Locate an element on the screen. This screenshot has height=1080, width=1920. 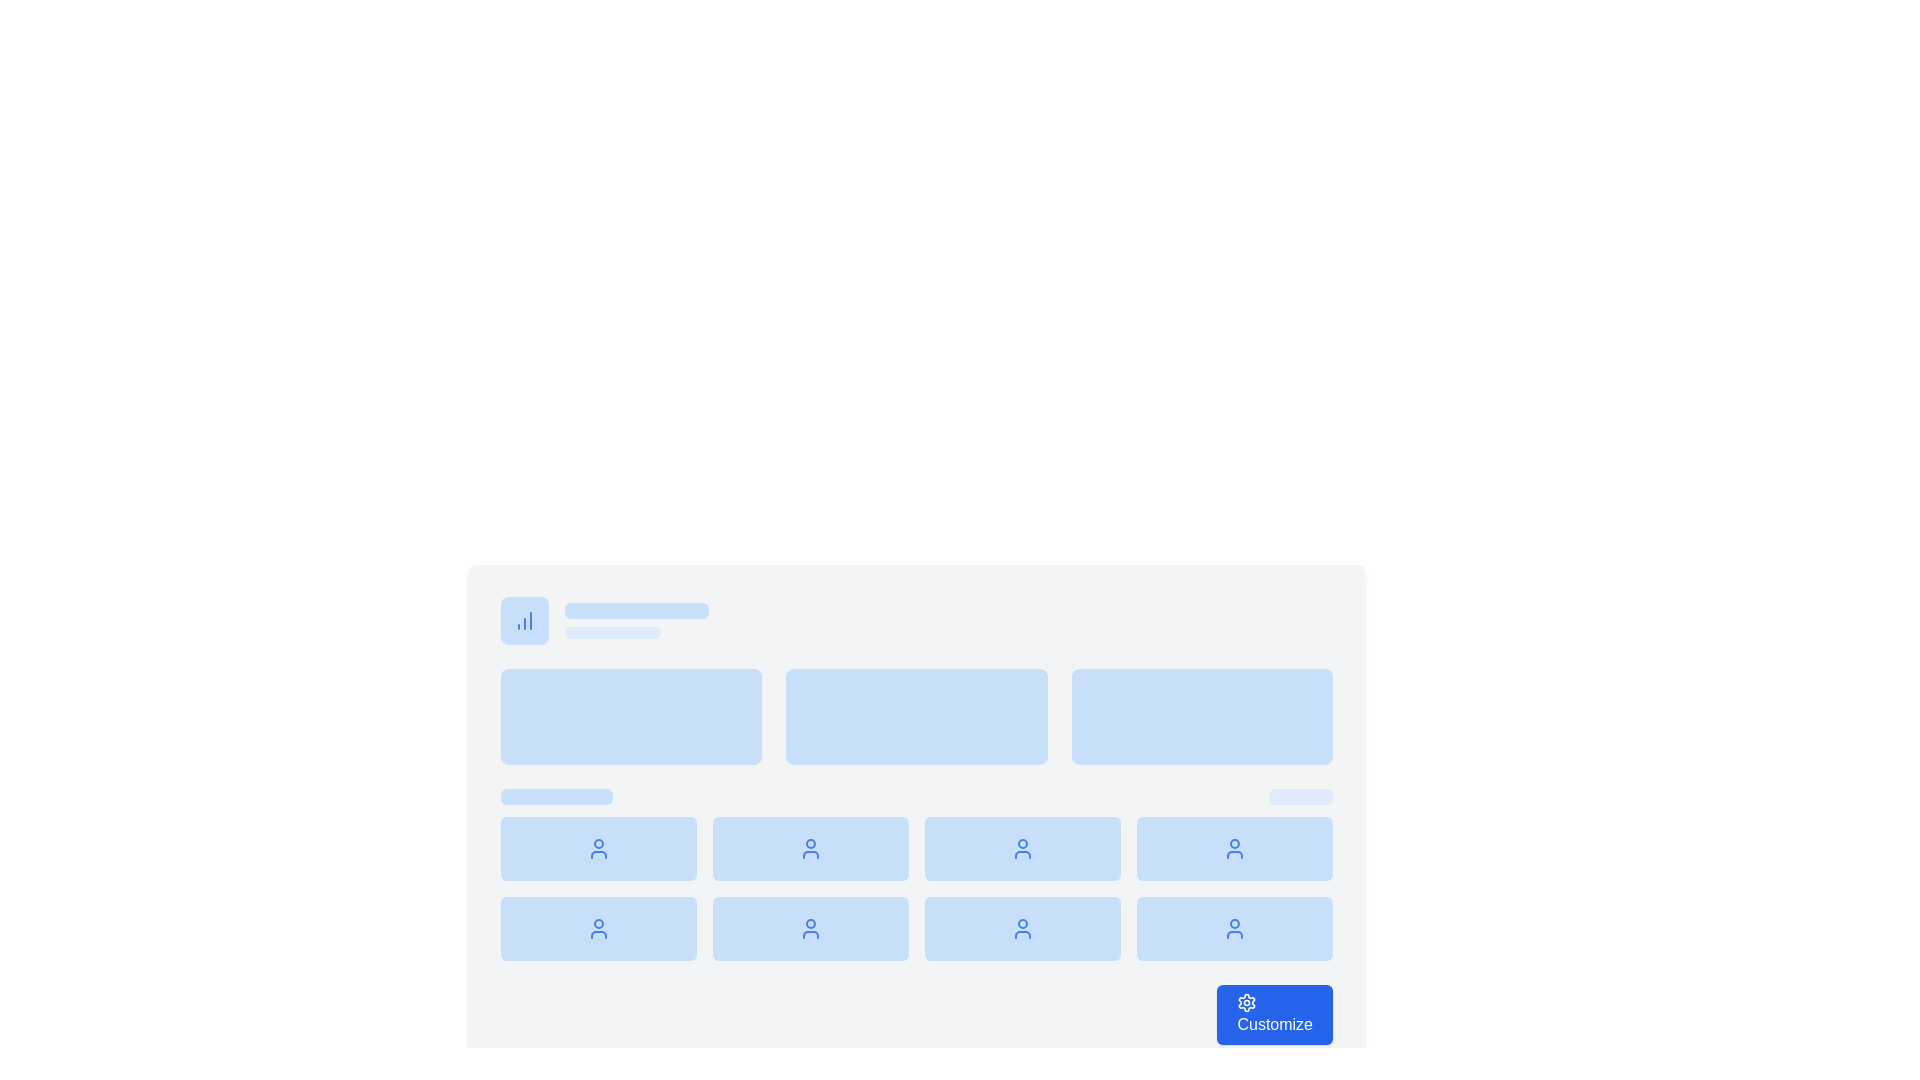
the gear-shaped icon located at the bottom-right of the interface, which is part of the 'Customize' button is located at coordinates (1246, 1002).